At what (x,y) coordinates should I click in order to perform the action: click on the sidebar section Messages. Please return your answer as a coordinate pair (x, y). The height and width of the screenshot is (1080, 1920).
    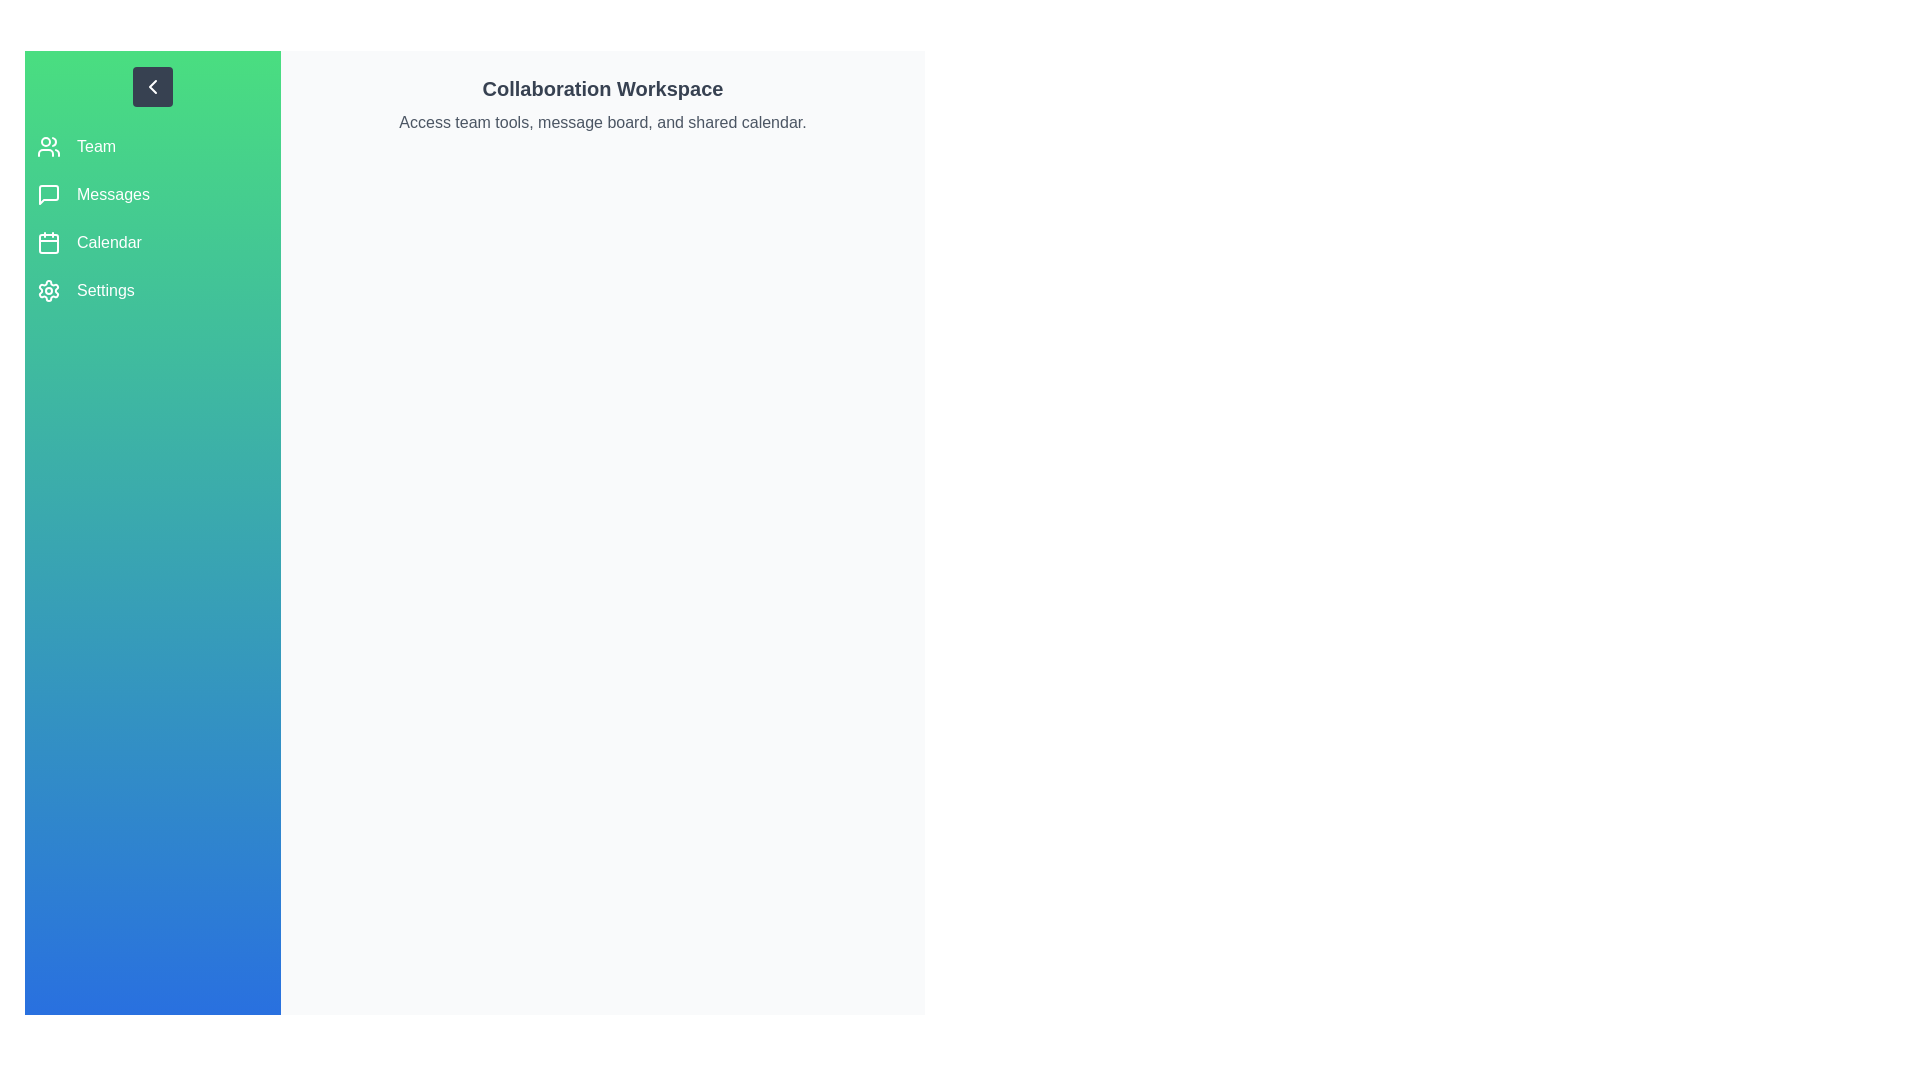
    Looking at the image, I should click on (152, 195).